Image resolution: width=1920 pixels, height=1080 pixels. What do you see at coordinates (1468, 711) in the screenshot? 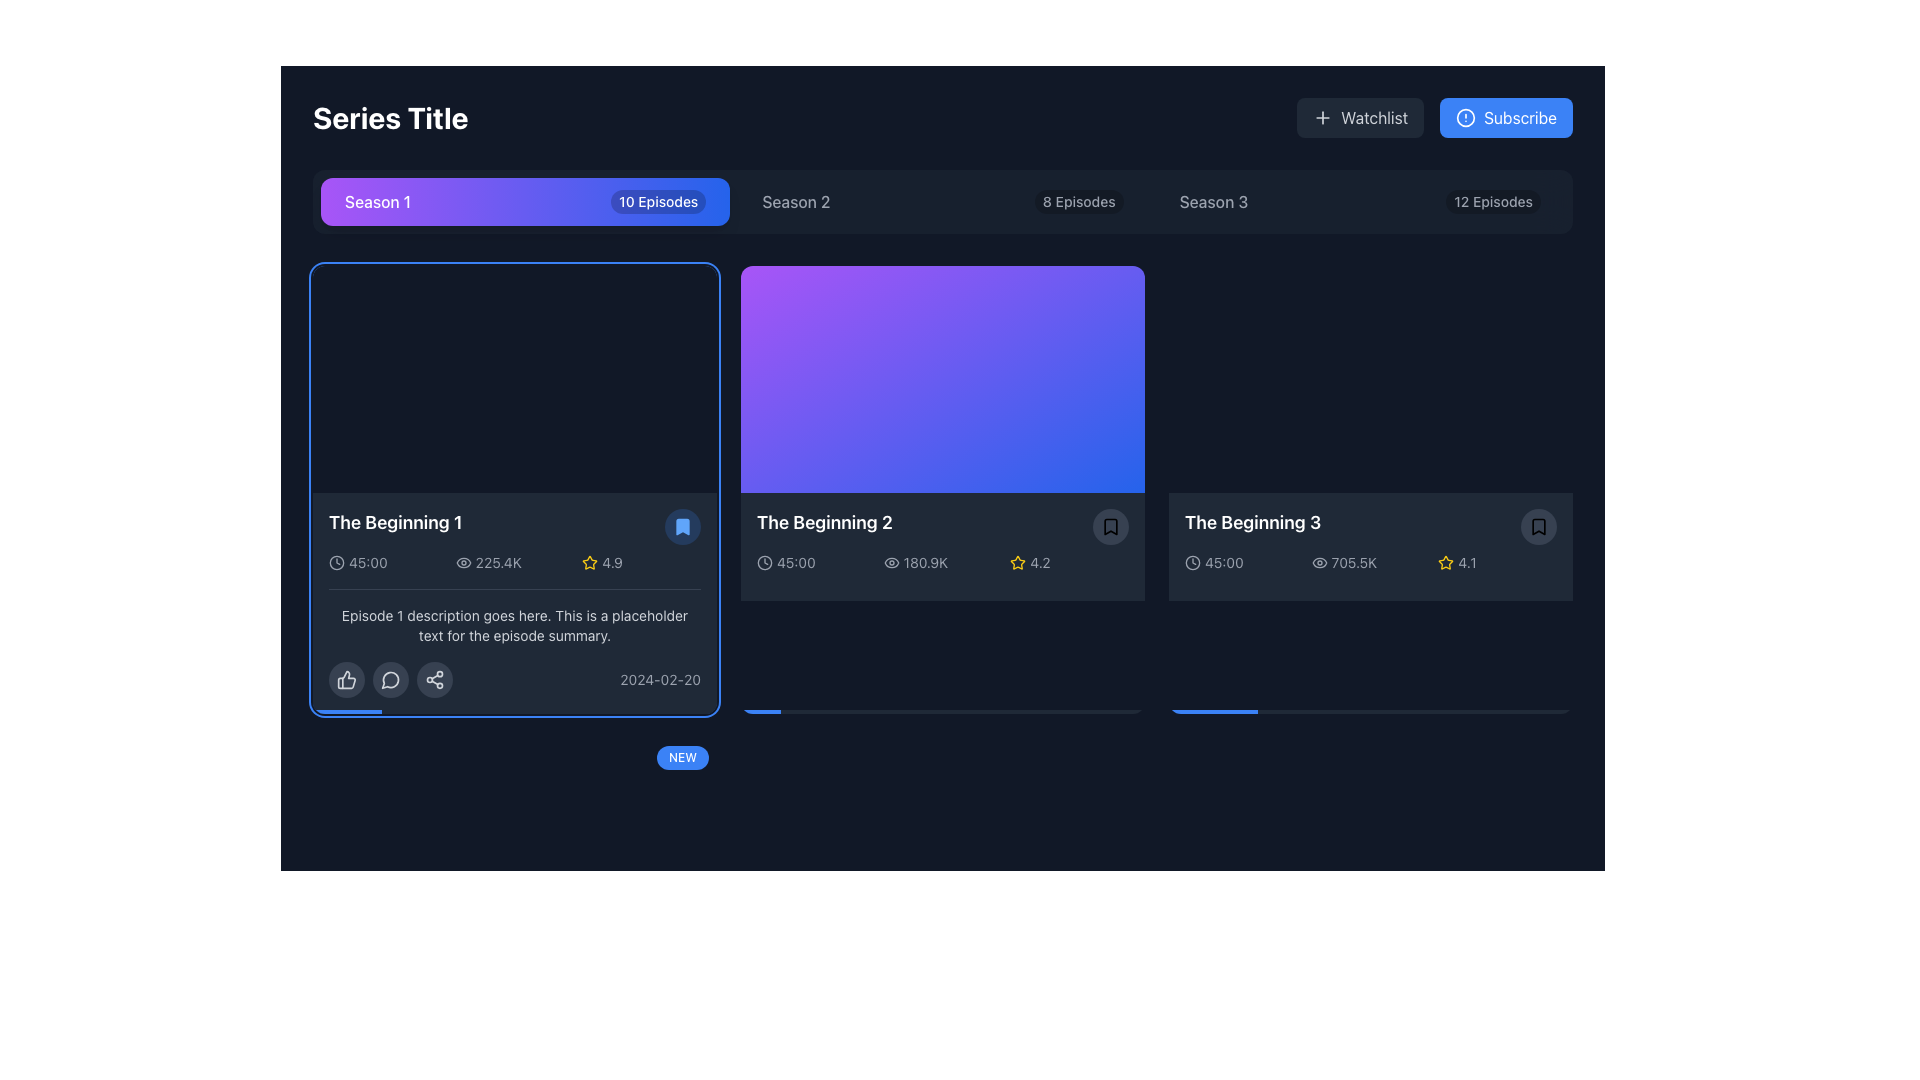
I see `progress level` at bounding box center [1468, 711].